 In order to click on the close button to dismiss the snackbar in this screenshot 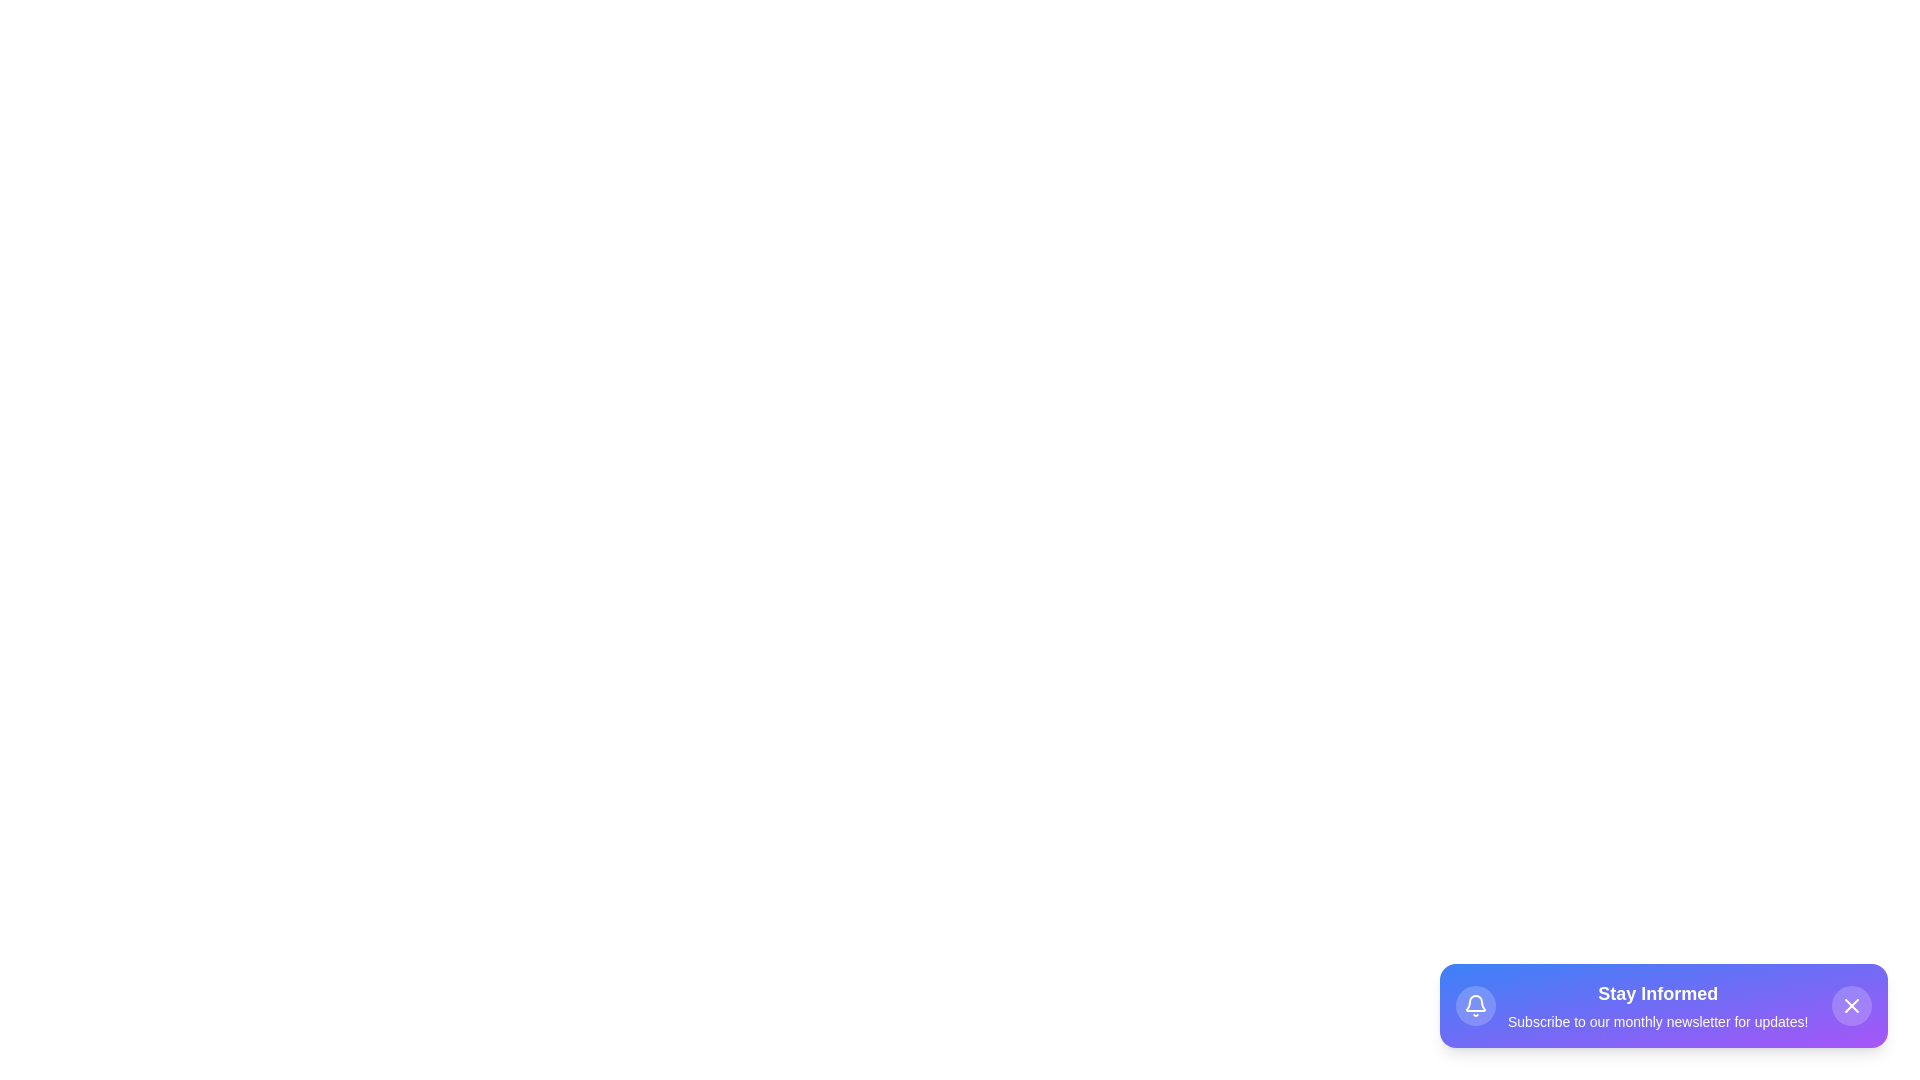, I will do `click(1851, 1006)`.